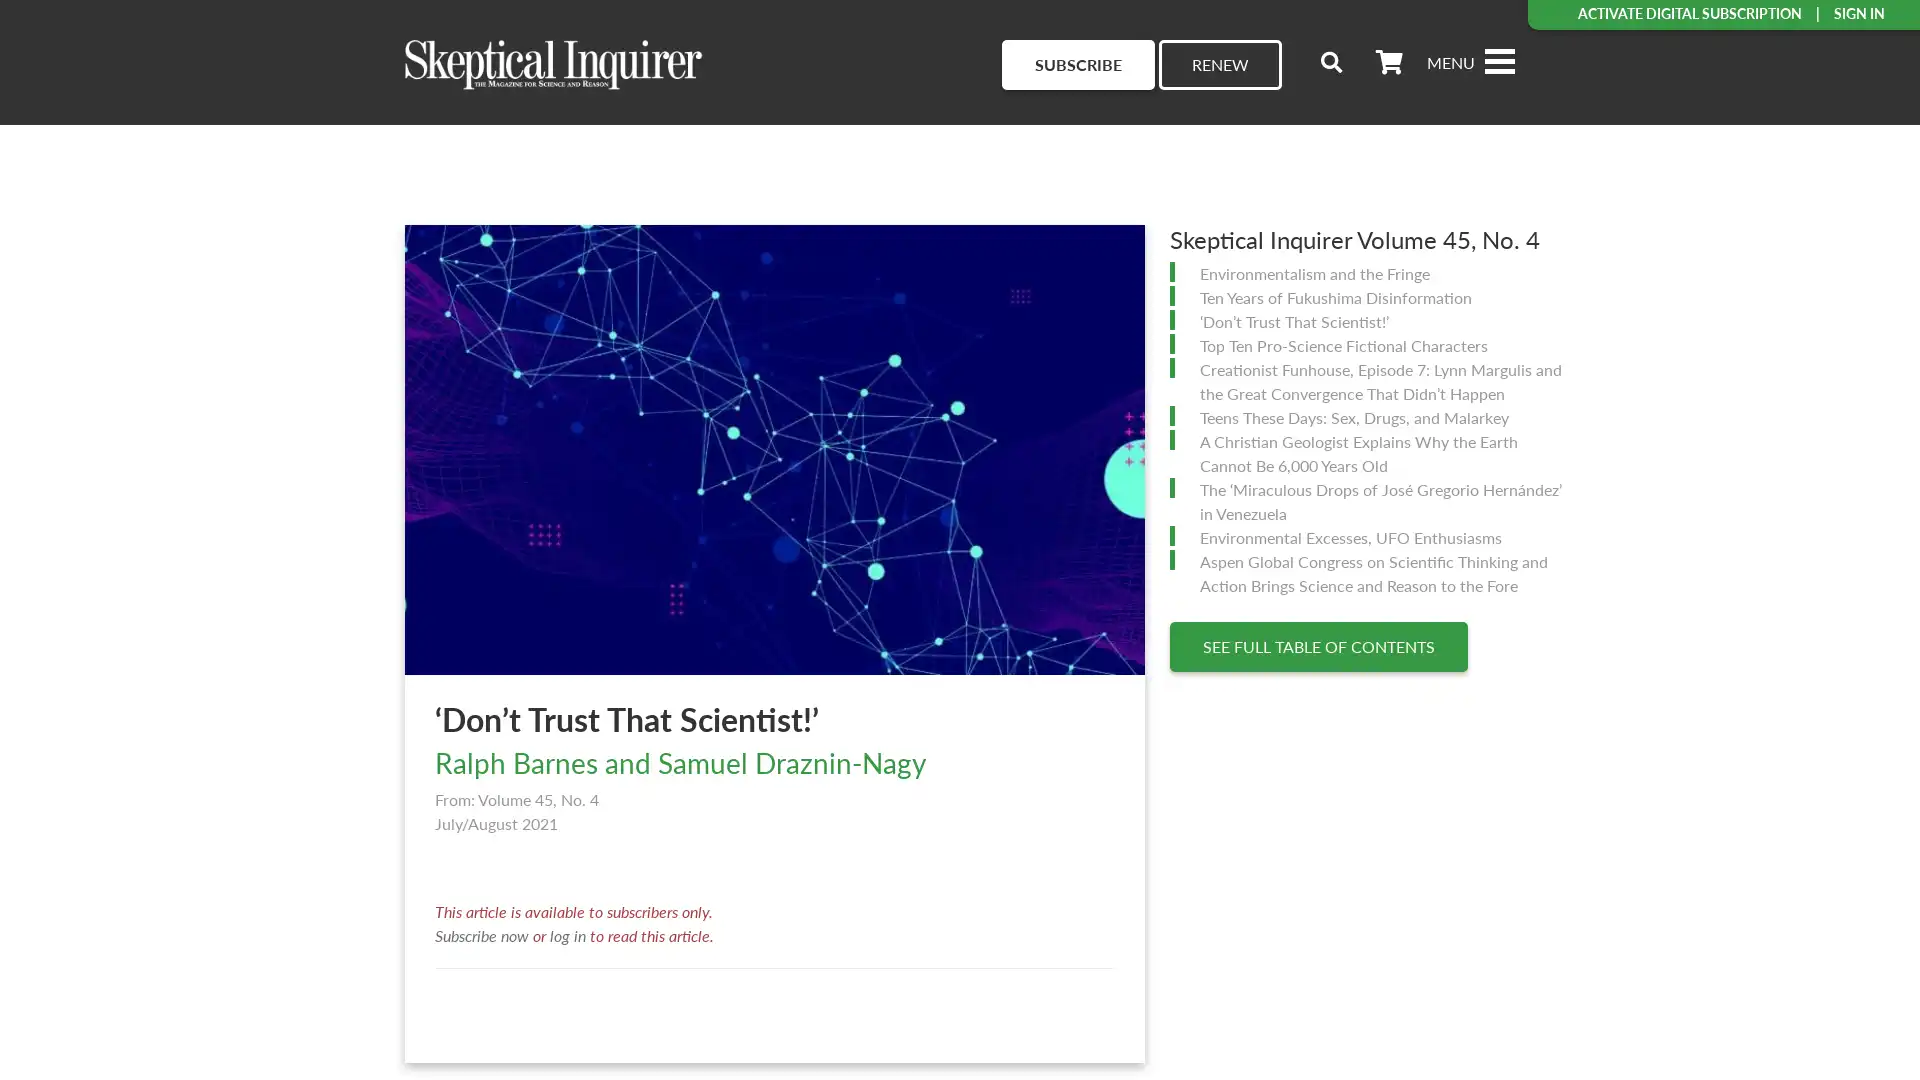  I want to click on SUBSCRIBE, so click(1077, 64).